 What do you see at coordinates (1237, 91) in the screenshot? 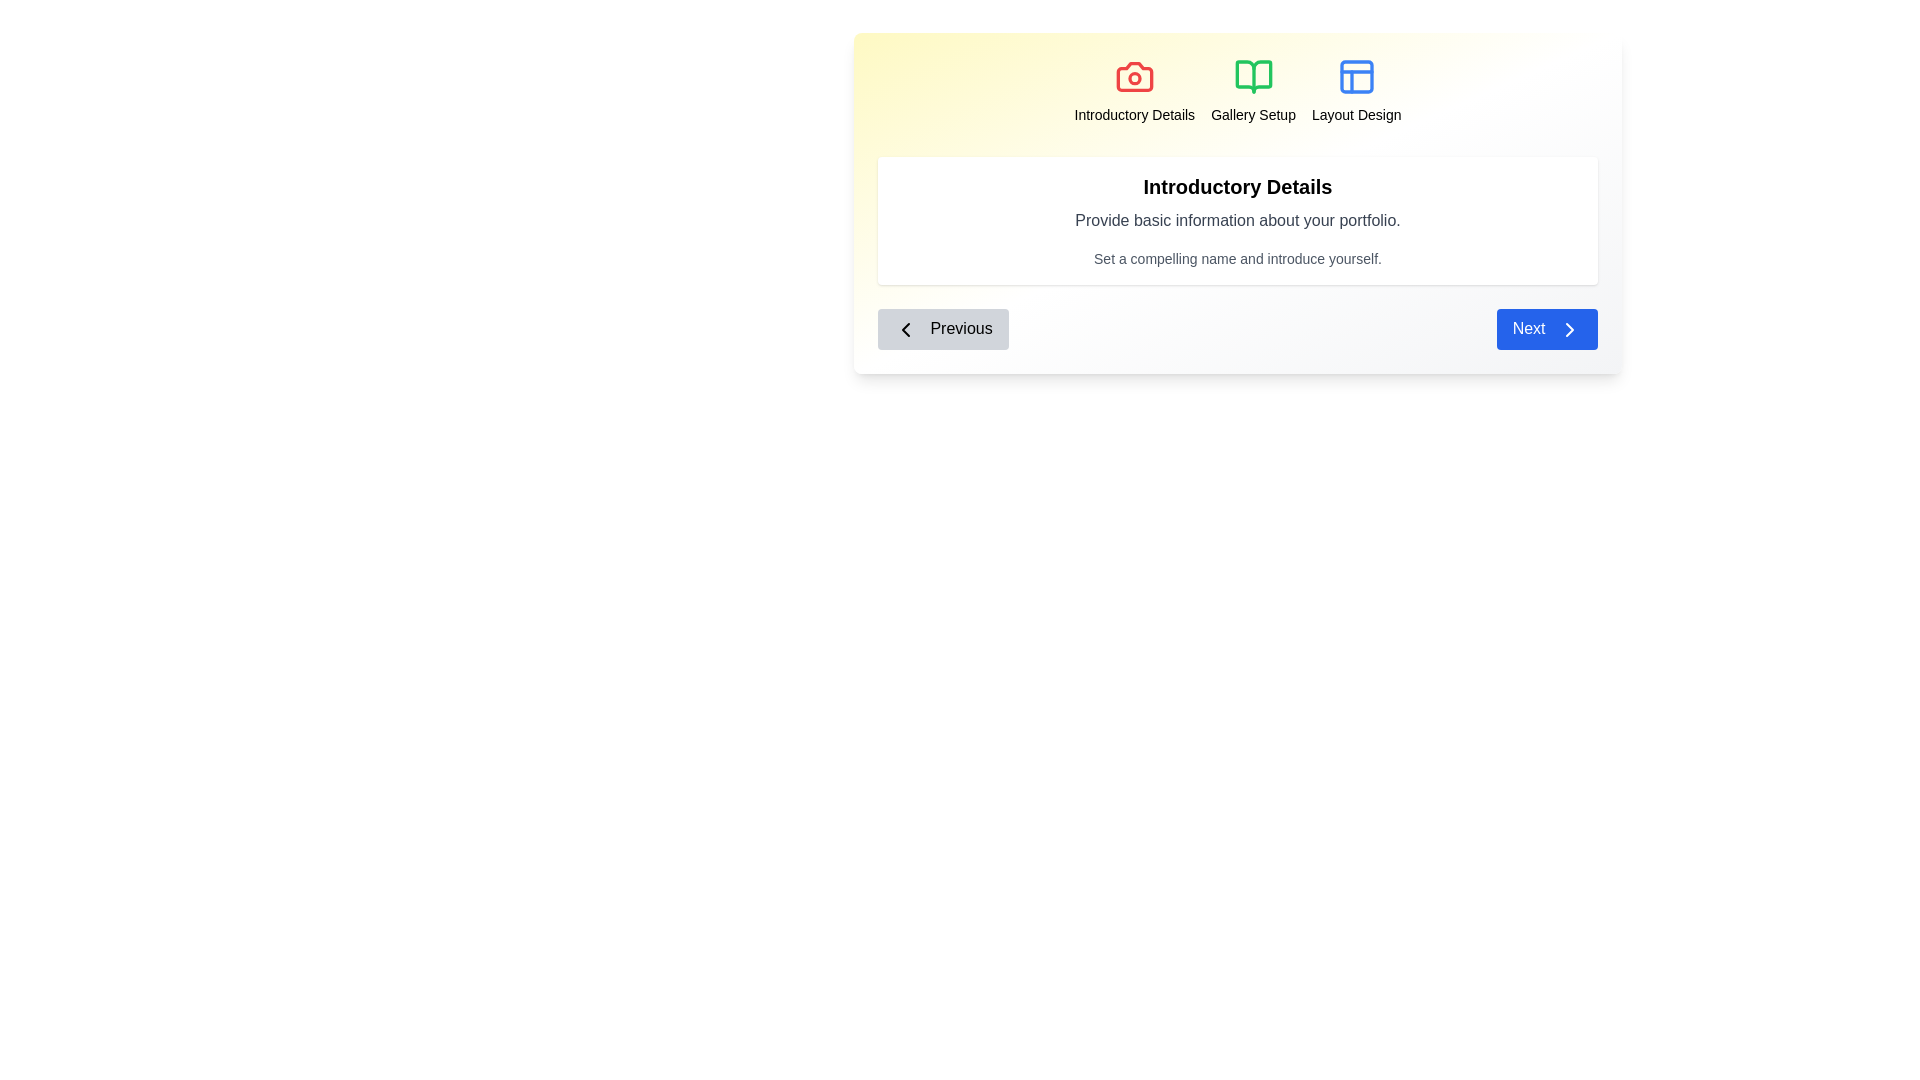
I see `the 'Gallery Setup' tab in the step navigation component` at bounding box center [1237, 91].